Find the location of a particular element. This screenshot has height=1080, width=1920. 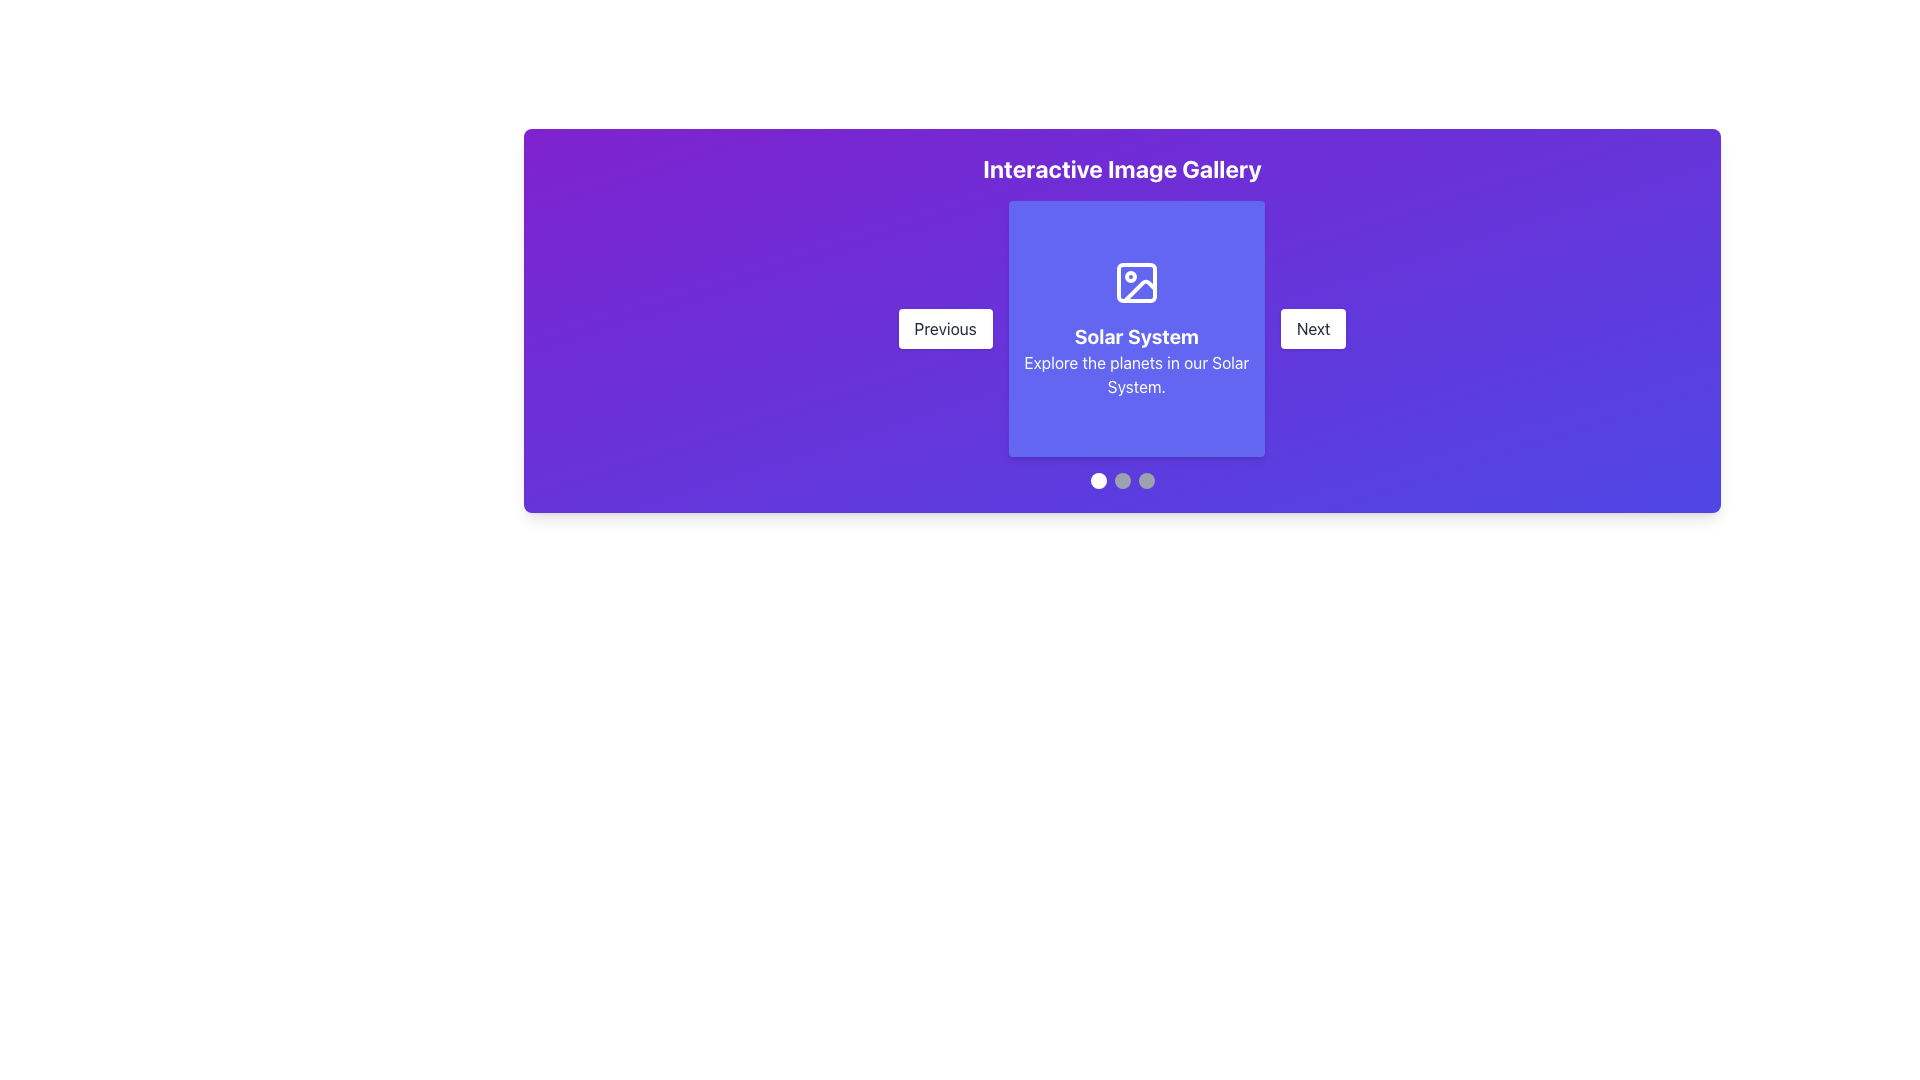

the prominent 'Solar System' text, which is styled in bold and located within a card layout against an indigo background is located at coordinates (1136, 335).